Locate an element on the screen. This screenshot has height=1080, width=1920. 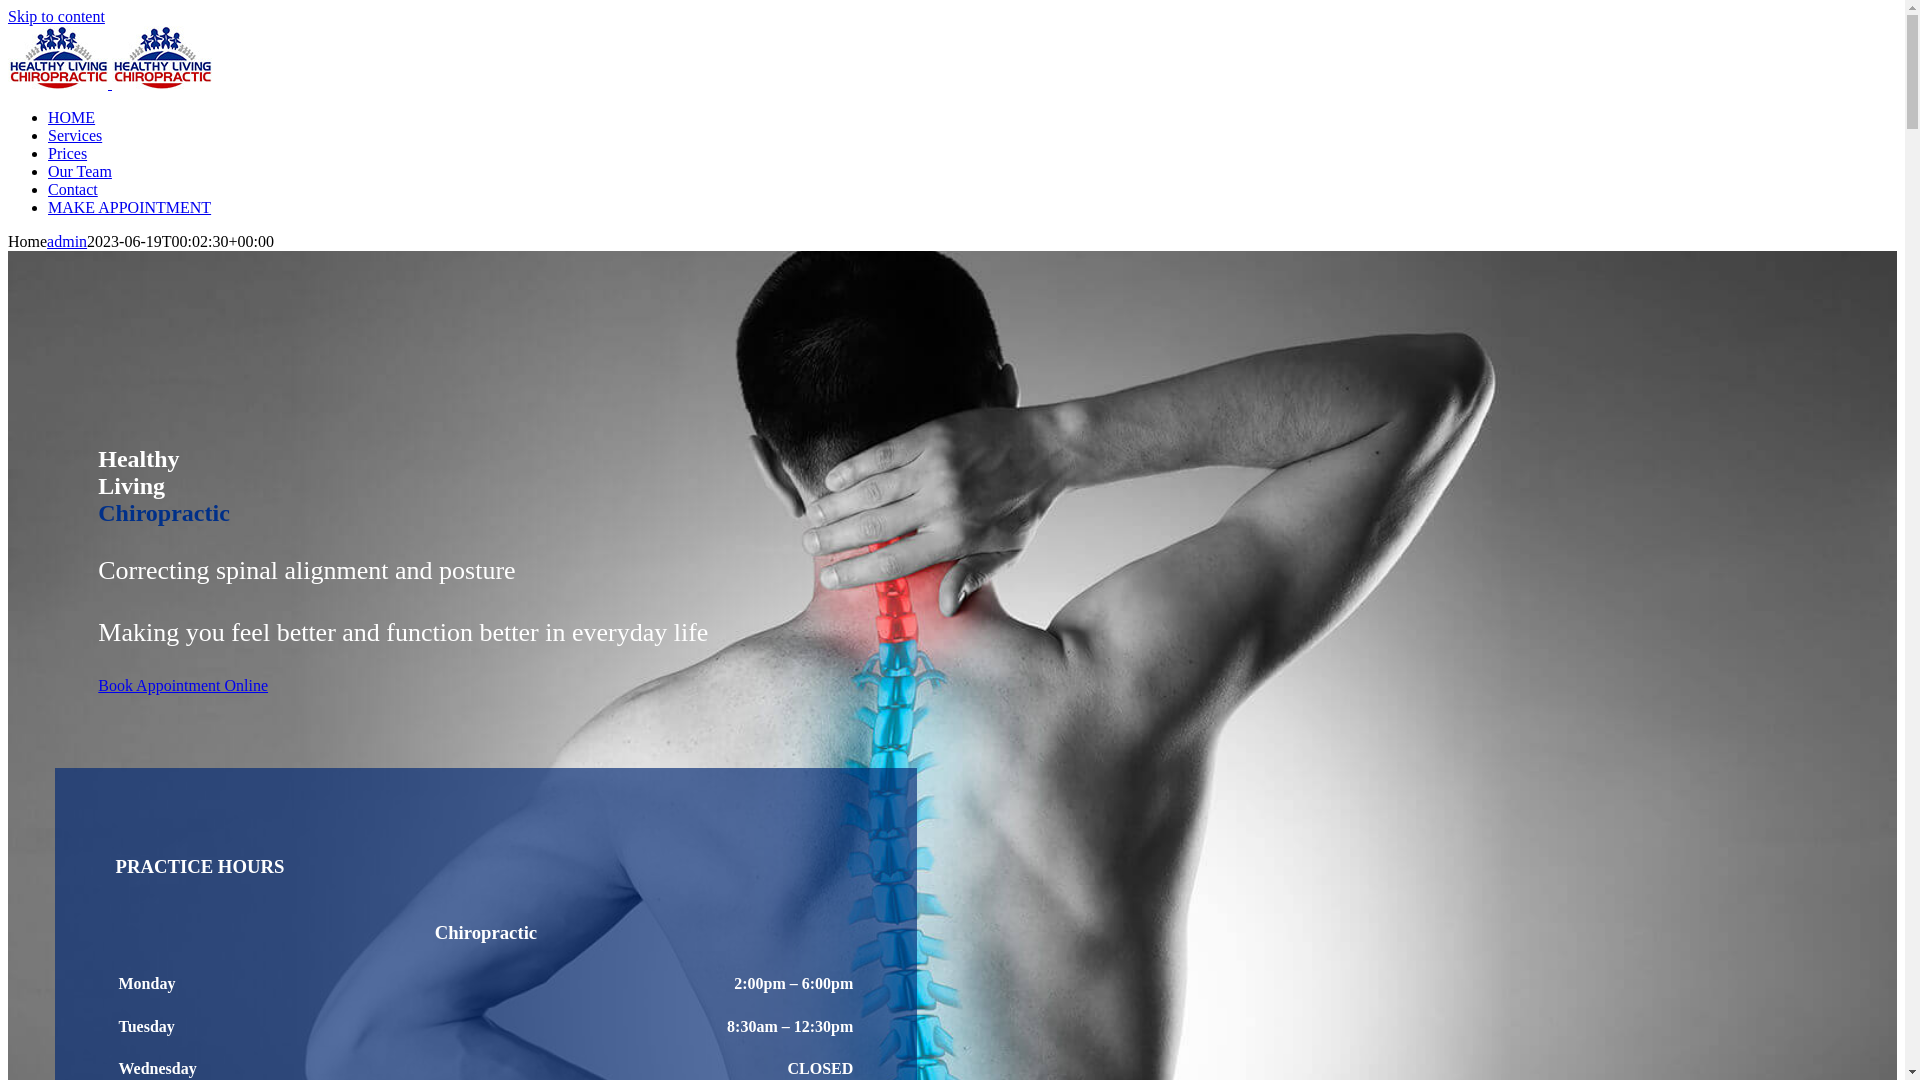
'Services' is located at coordinates (75, 135).